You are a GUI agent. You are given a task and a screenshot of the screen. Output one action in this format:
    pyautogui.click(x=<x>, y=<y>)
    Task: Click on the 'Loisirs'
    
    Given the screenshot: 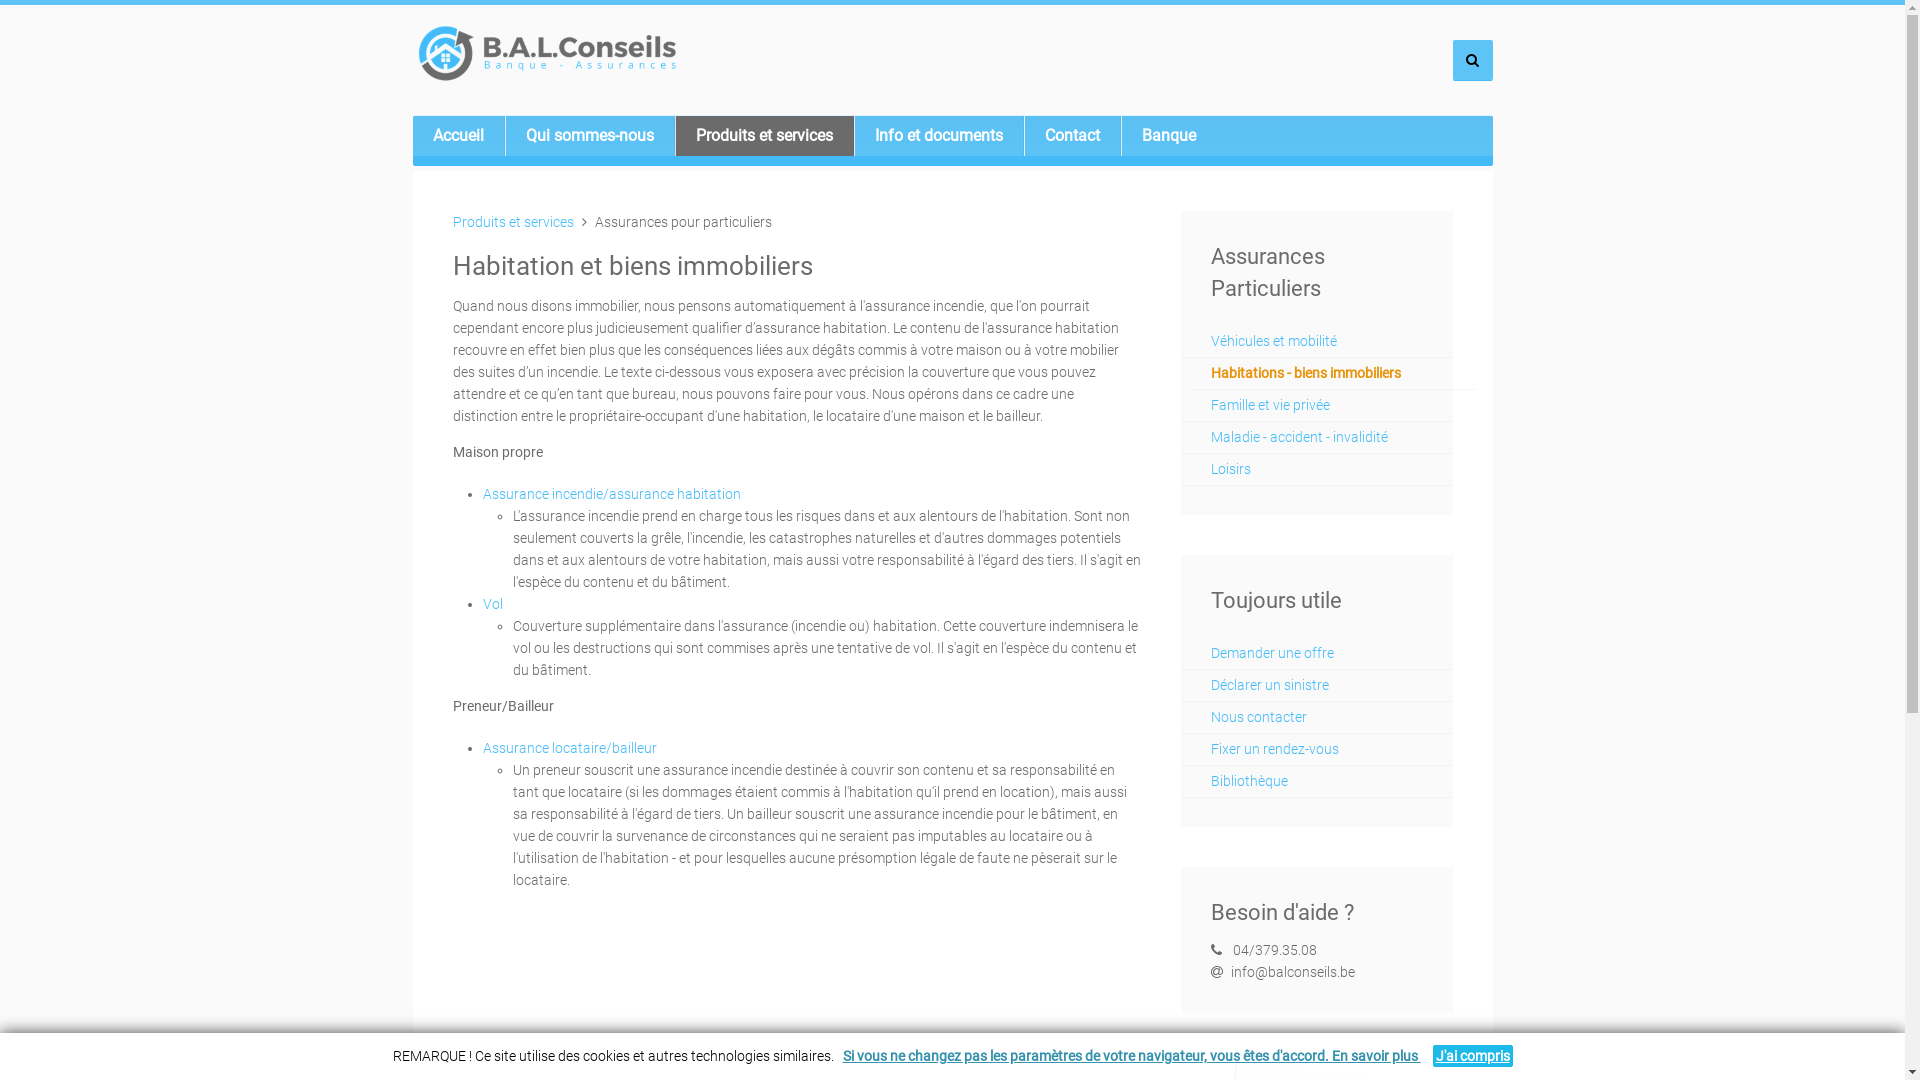 What is the action you would take?
    pyautogui.click(x=1180, y=469)
    